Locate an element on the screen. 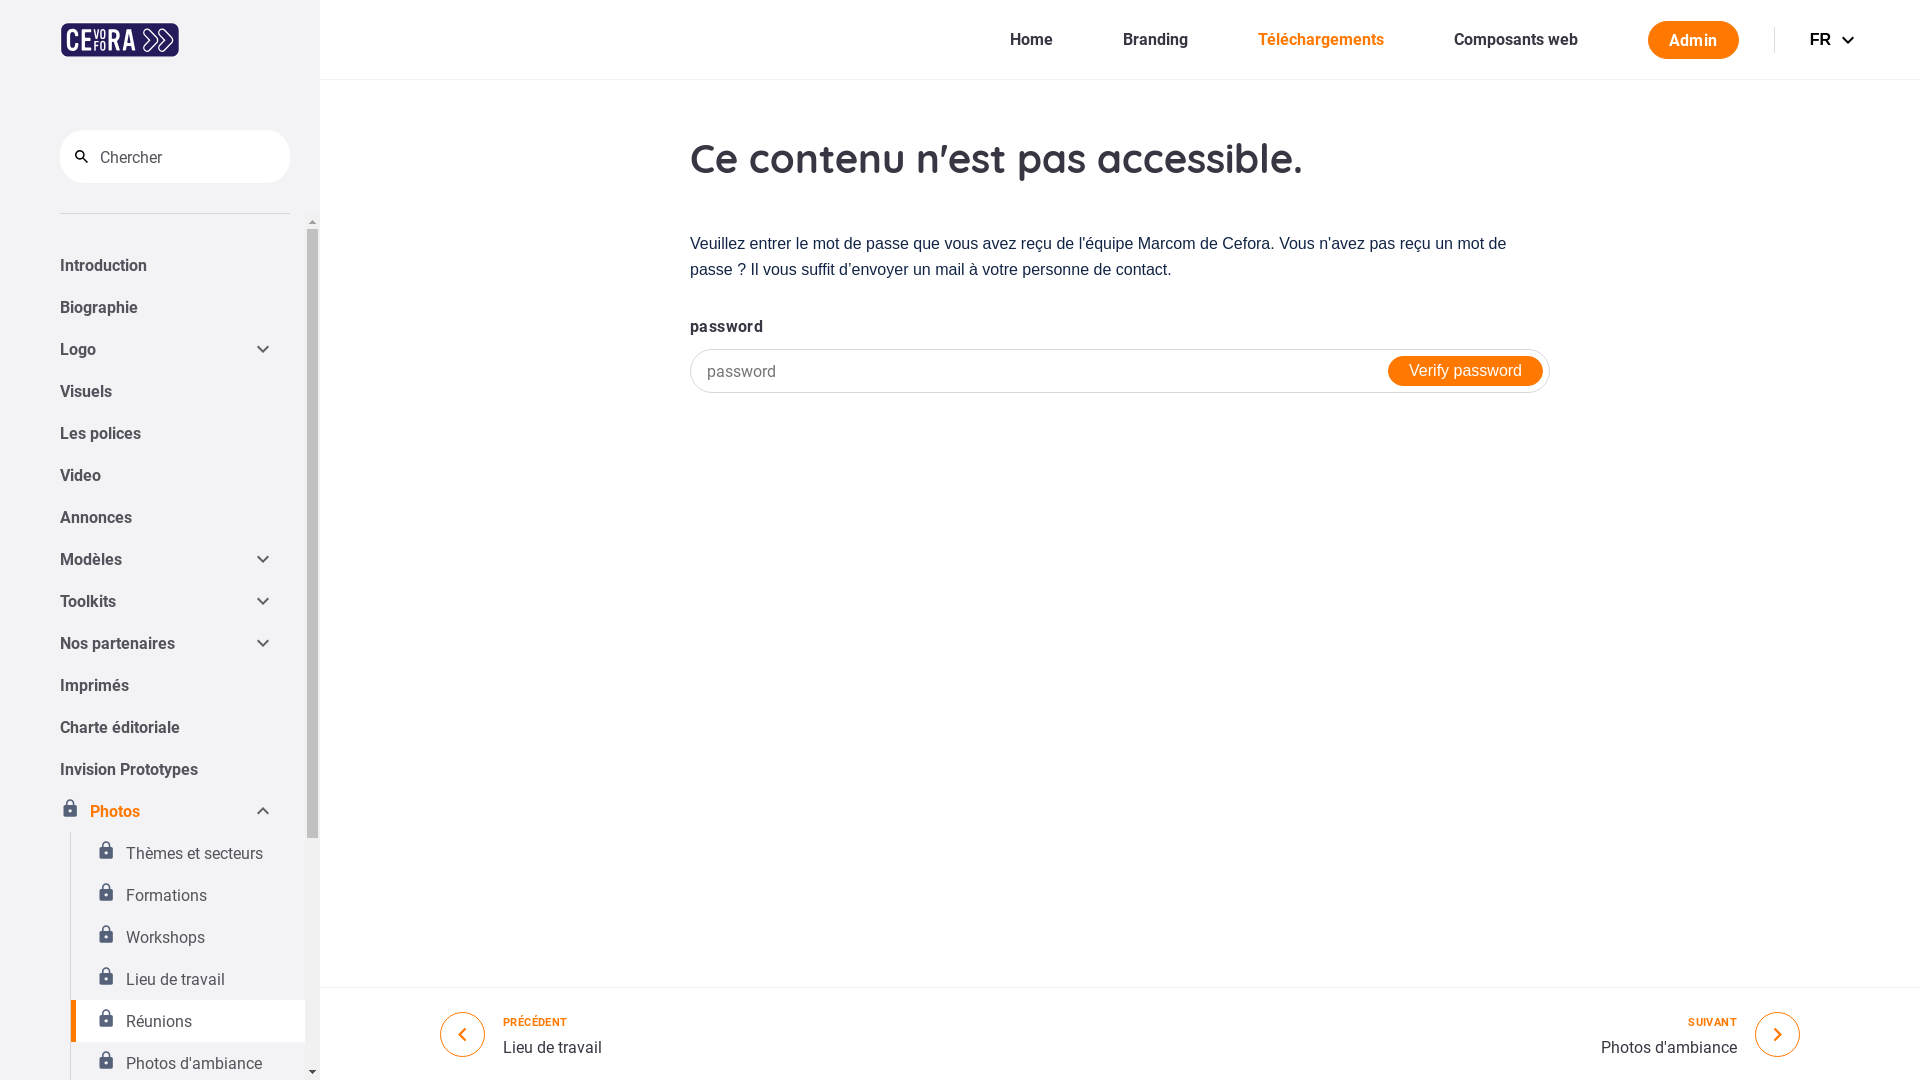 The image size is (1920, 1080). 'Nos partenaires' is located at coordinates (59, 643).